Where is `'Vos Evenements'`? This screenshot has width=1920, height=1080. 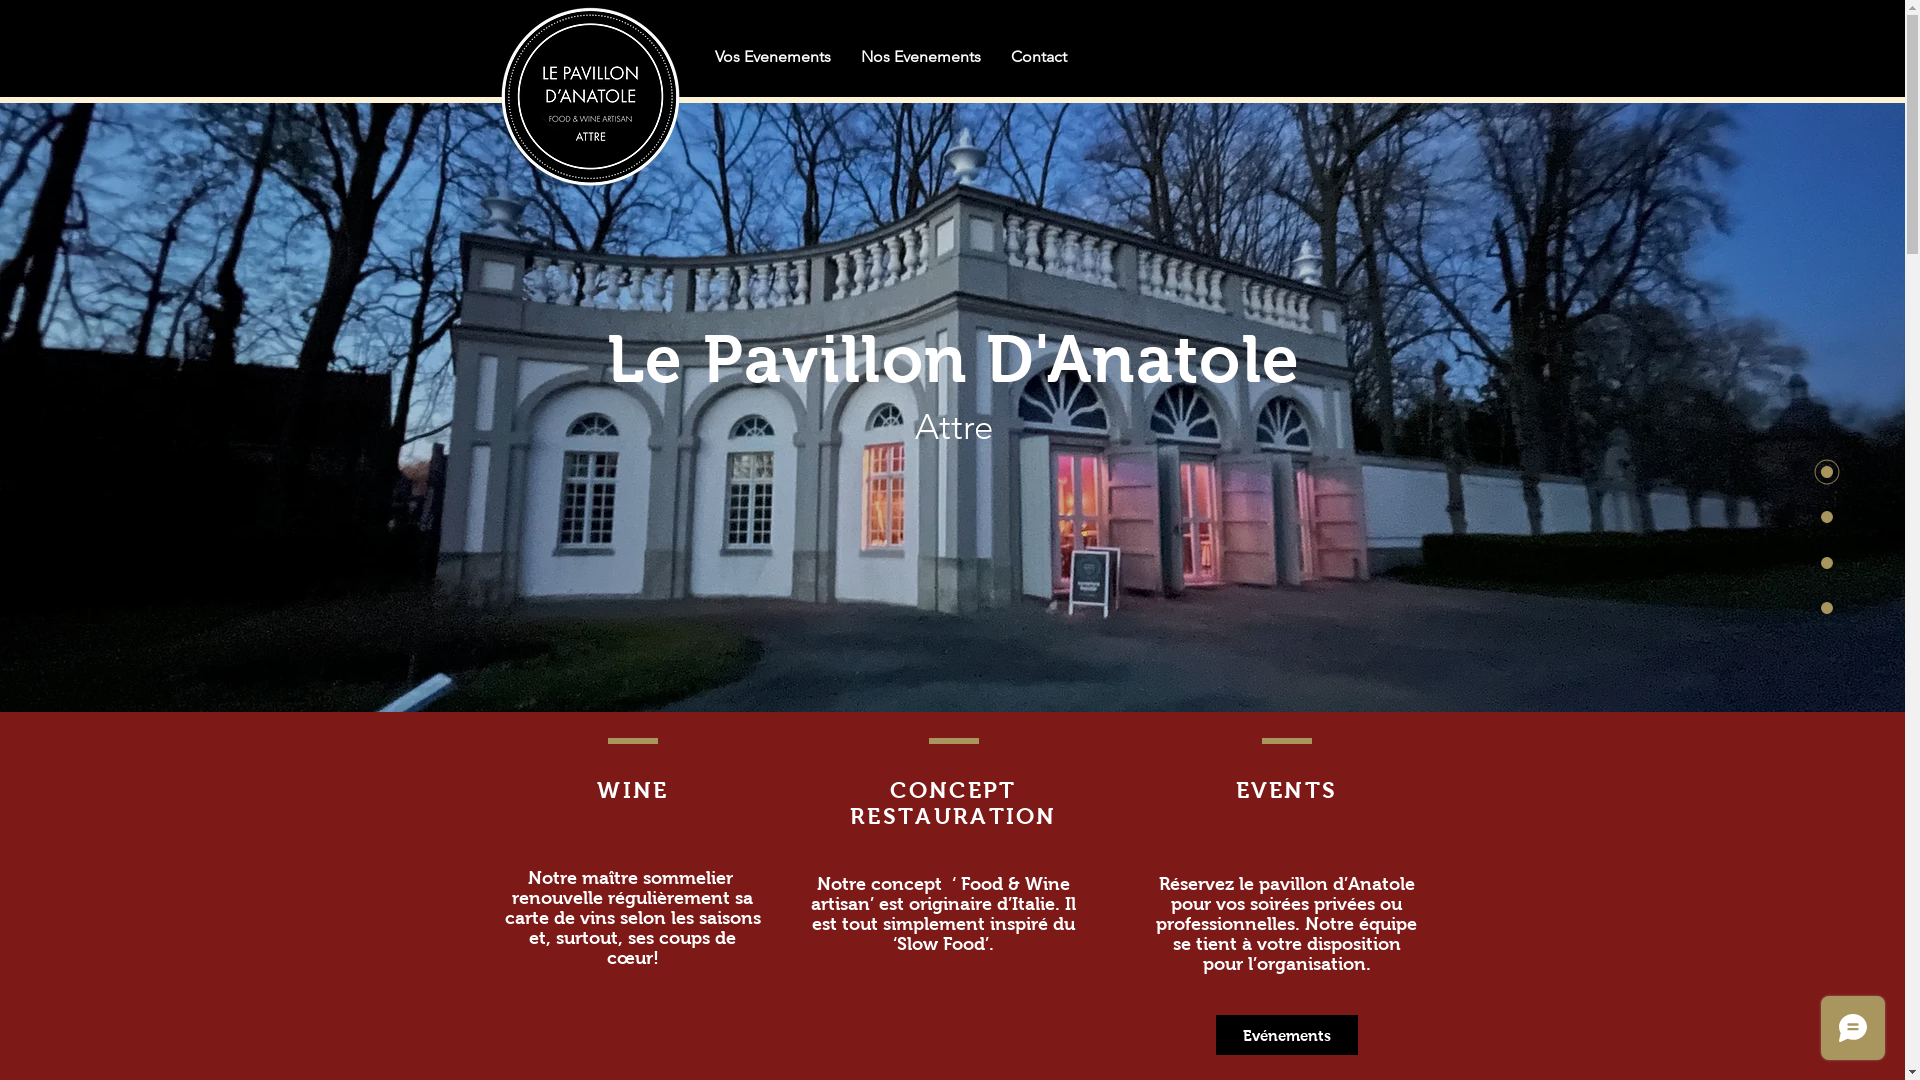 'Vos Evenements' is located at coordinates (700, 55).